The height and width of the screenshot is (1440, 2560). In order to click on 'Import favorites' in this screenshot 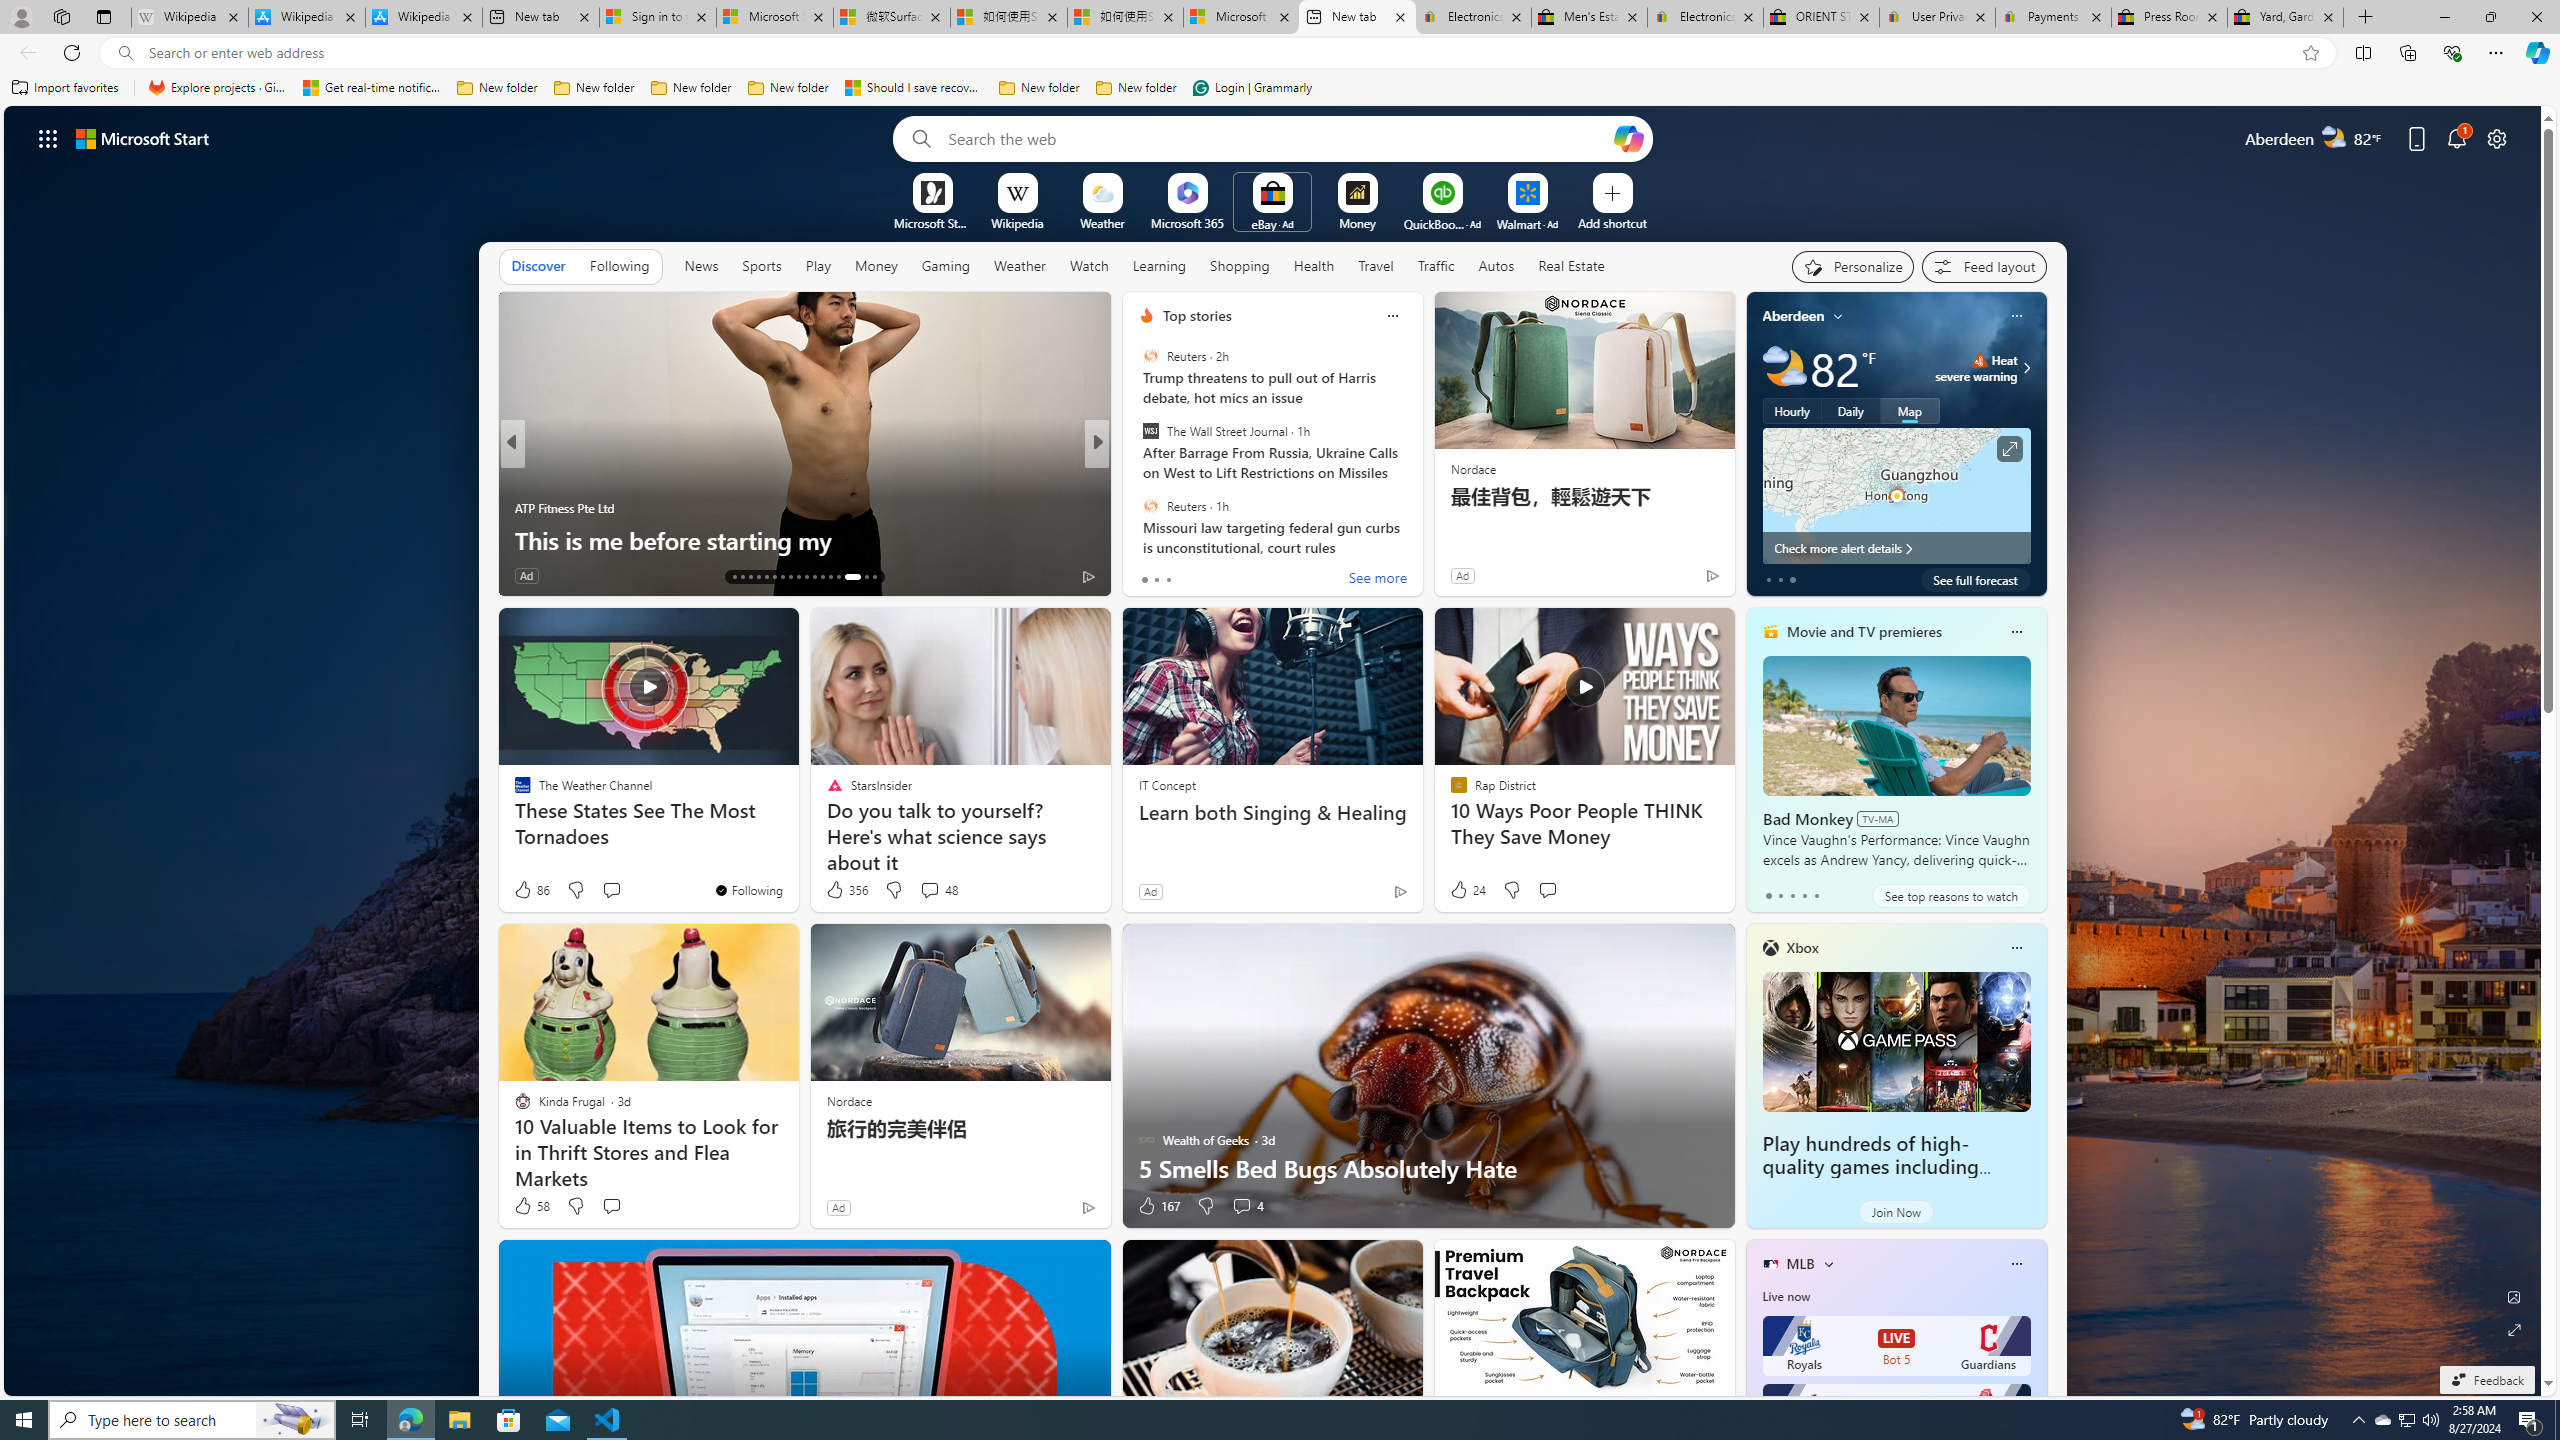, I will do `click(65, 87)`.